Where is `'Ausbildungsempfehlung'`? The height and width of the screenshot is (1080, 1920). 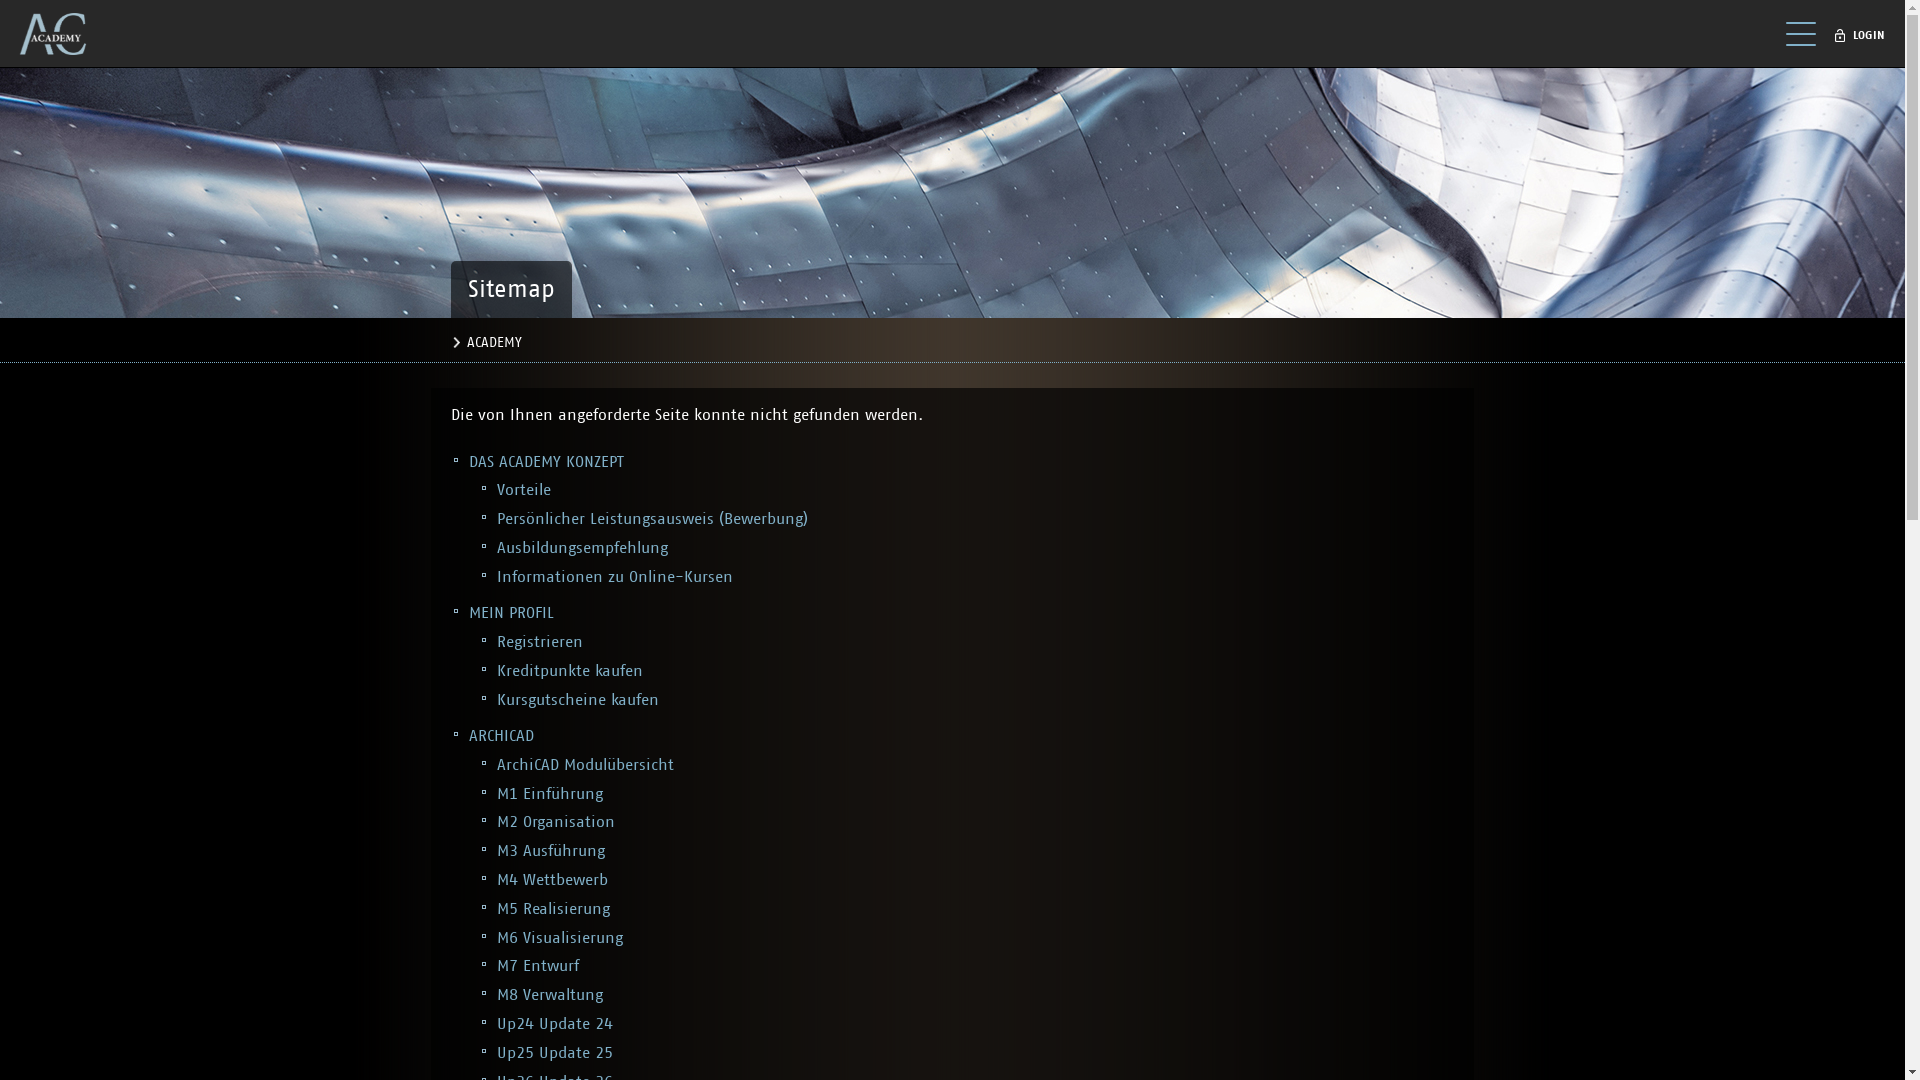 'Ausbildungsempfehlung' is located at coordinates (581, 547).